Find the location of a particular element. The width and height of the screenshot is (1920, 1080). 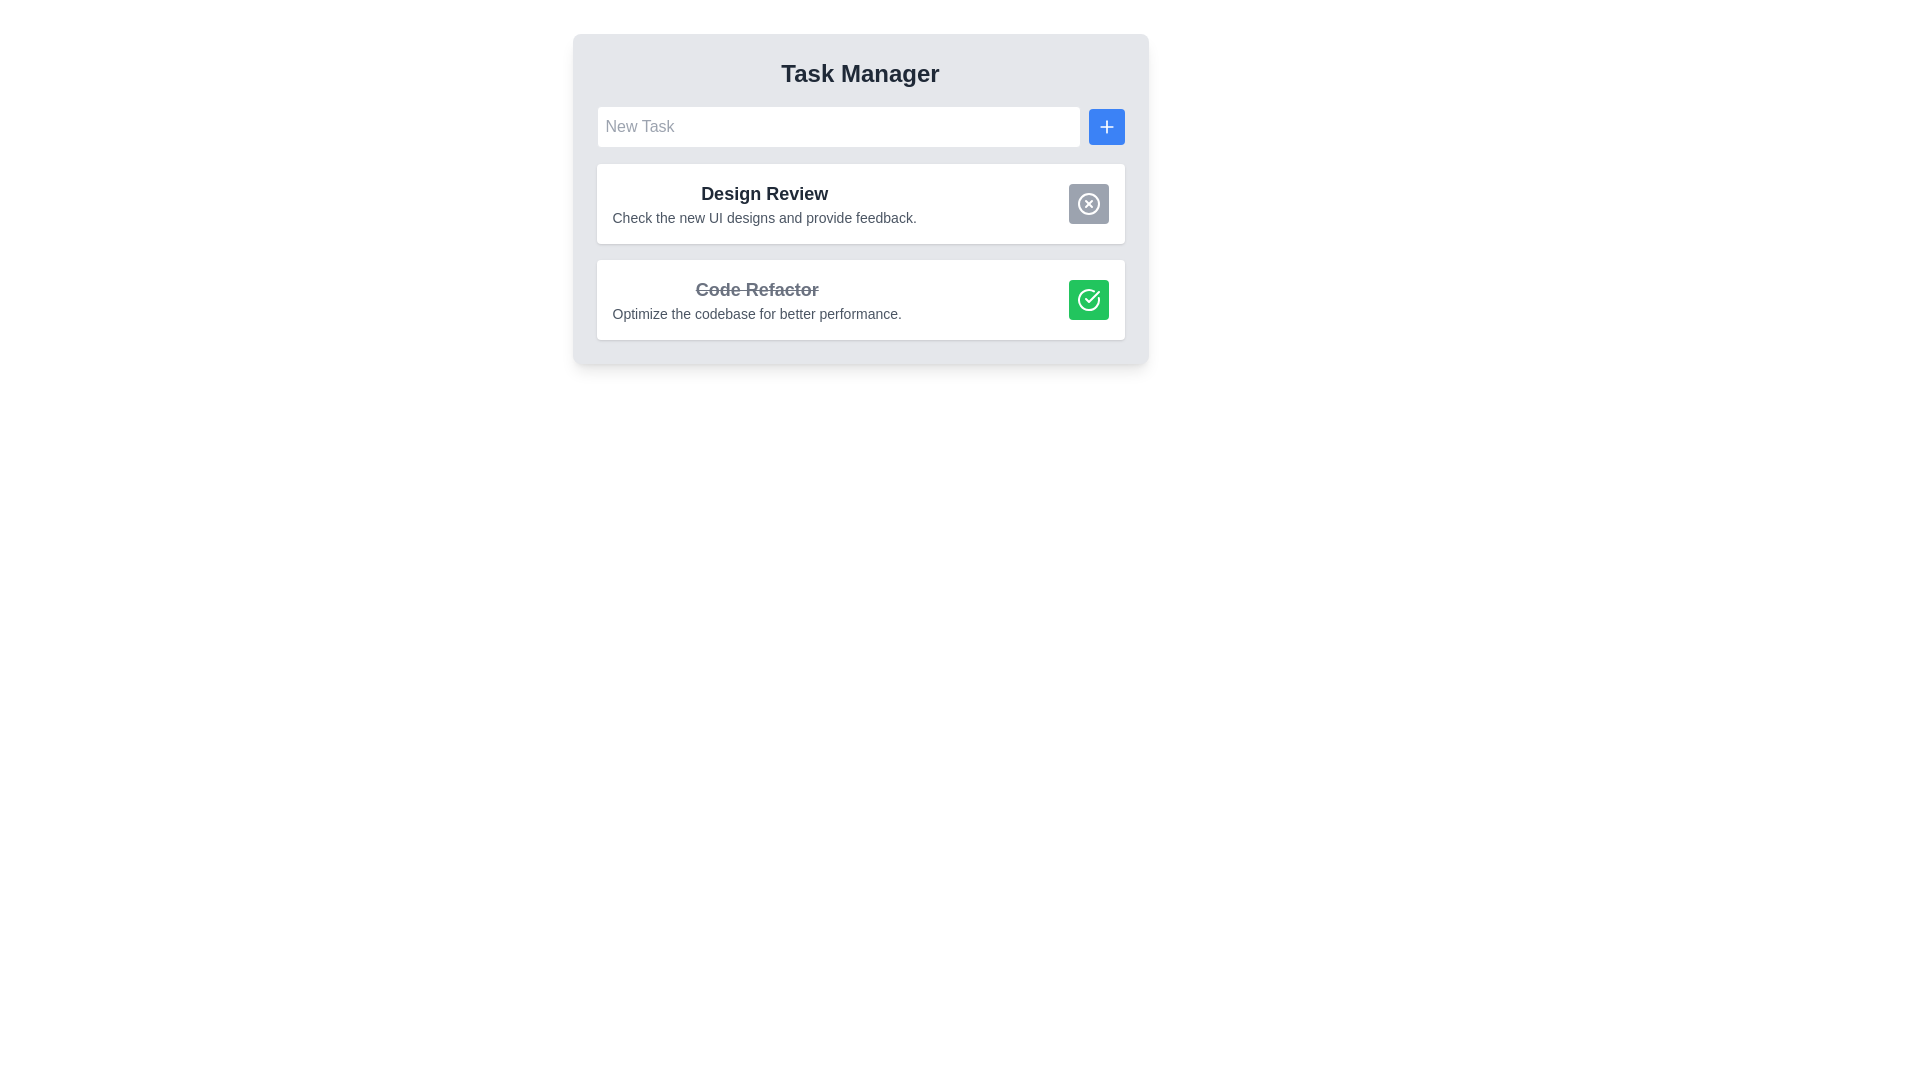

the circular icon with a centered cross symbol, located to the right of the 'Design Review' task in the task list is located at coordinates (1087, 204).